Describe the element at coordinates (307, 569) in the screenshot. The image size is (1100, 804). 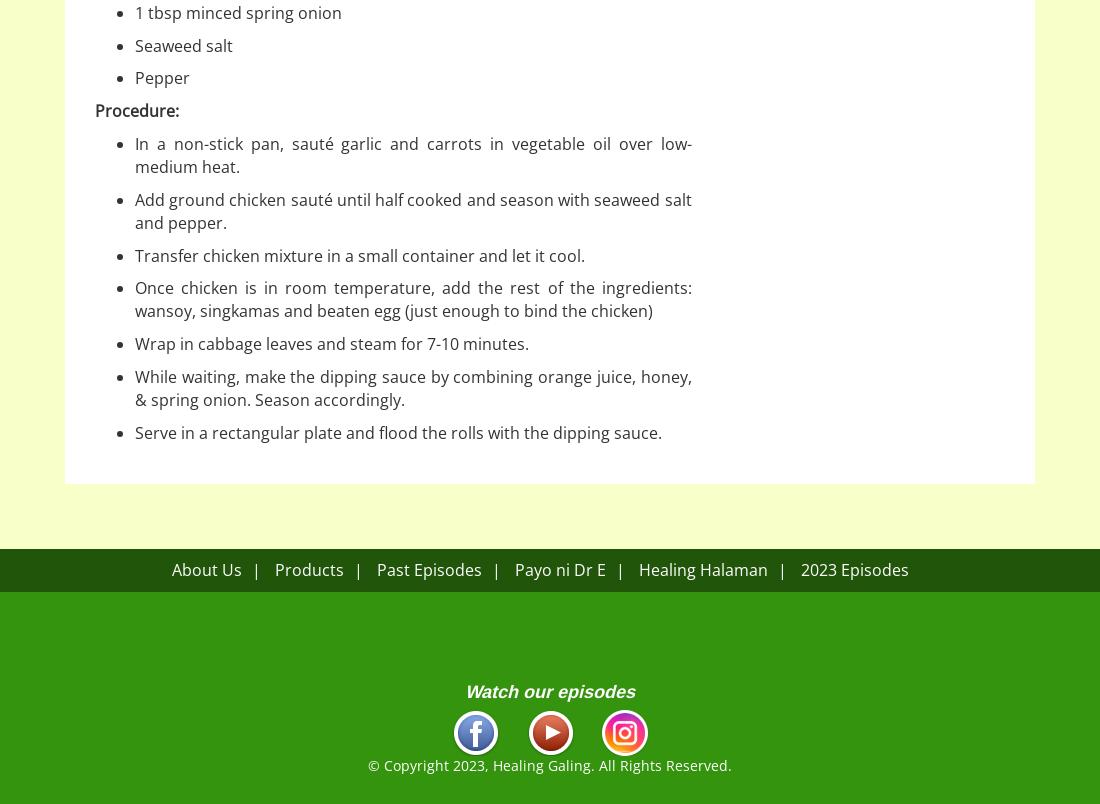
I see `'Products'` at that location.